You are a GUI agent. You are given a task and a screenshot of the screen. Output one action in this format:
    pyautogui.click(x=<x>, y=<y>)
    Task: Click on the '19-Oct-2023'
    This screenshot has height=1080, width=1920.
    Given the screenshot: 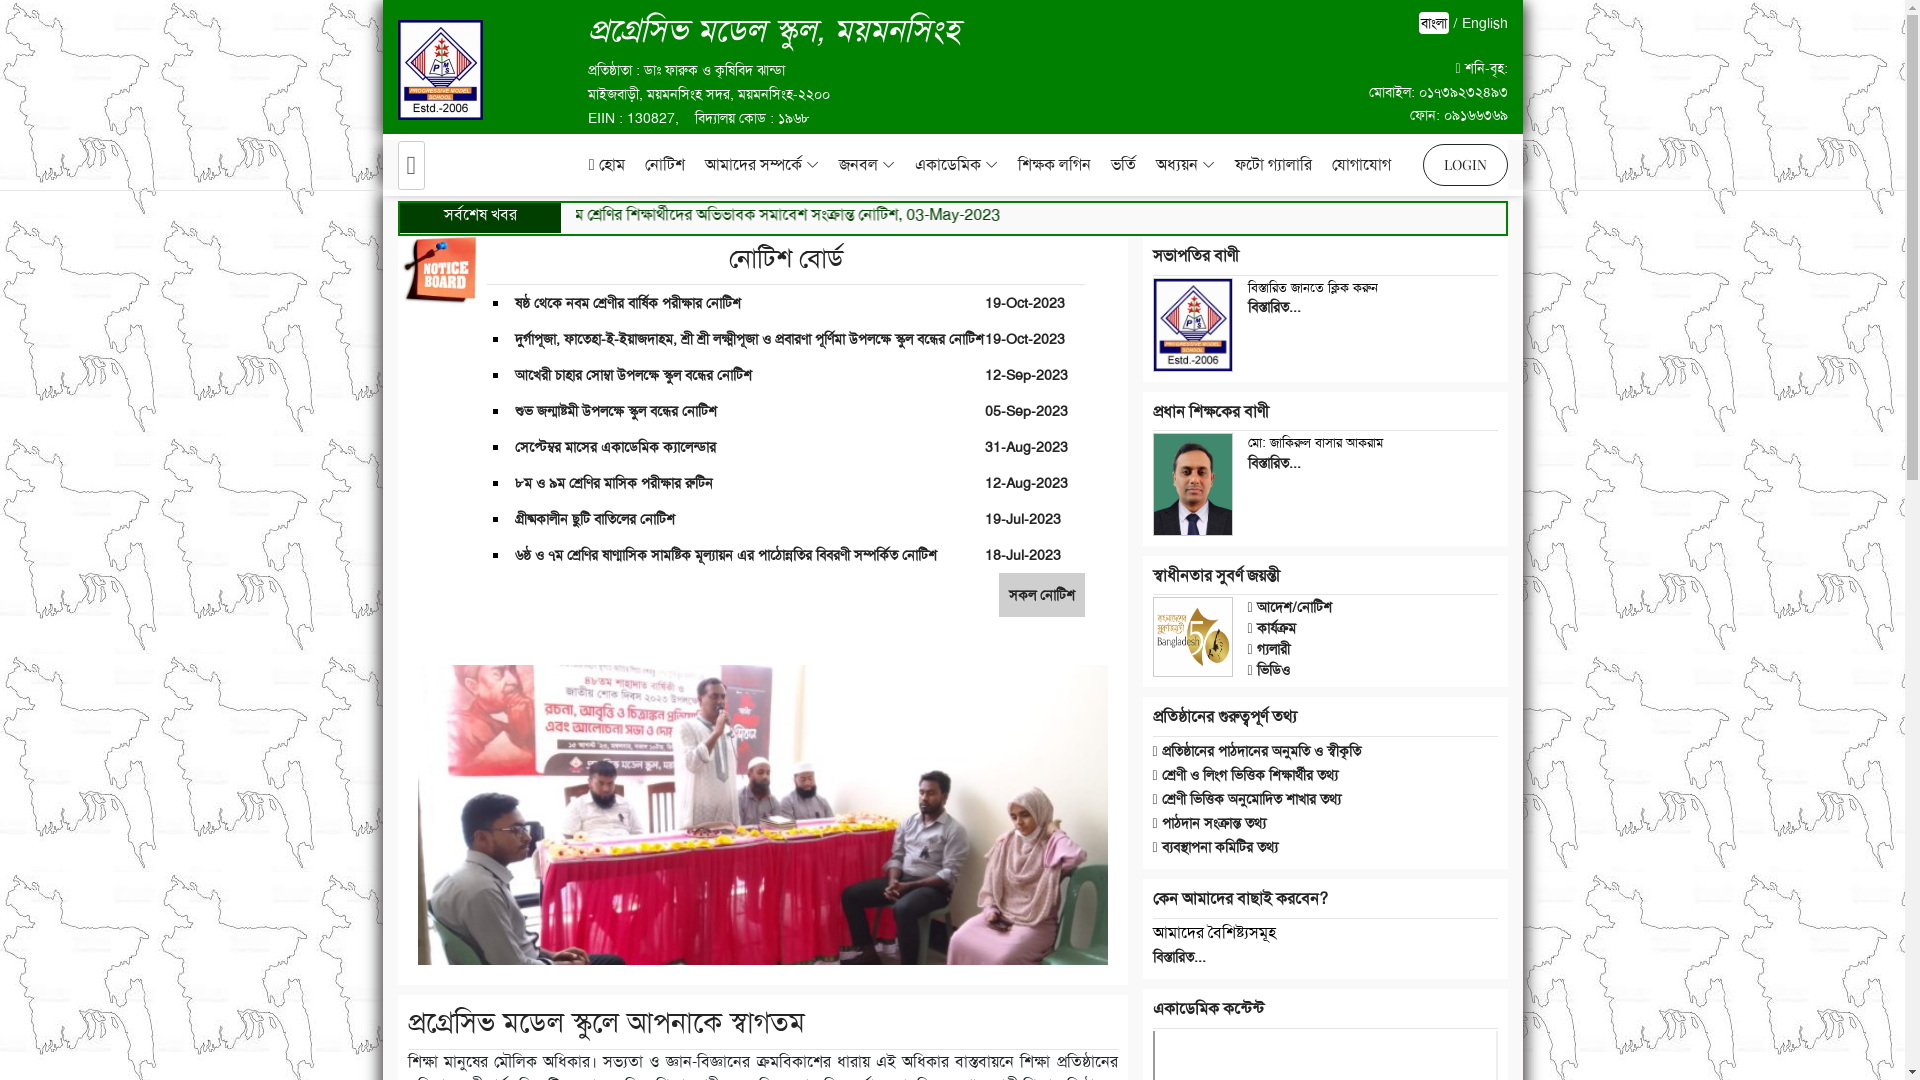 What is the action you would take?
    pyautogui.click(x=1025, y=338)
    